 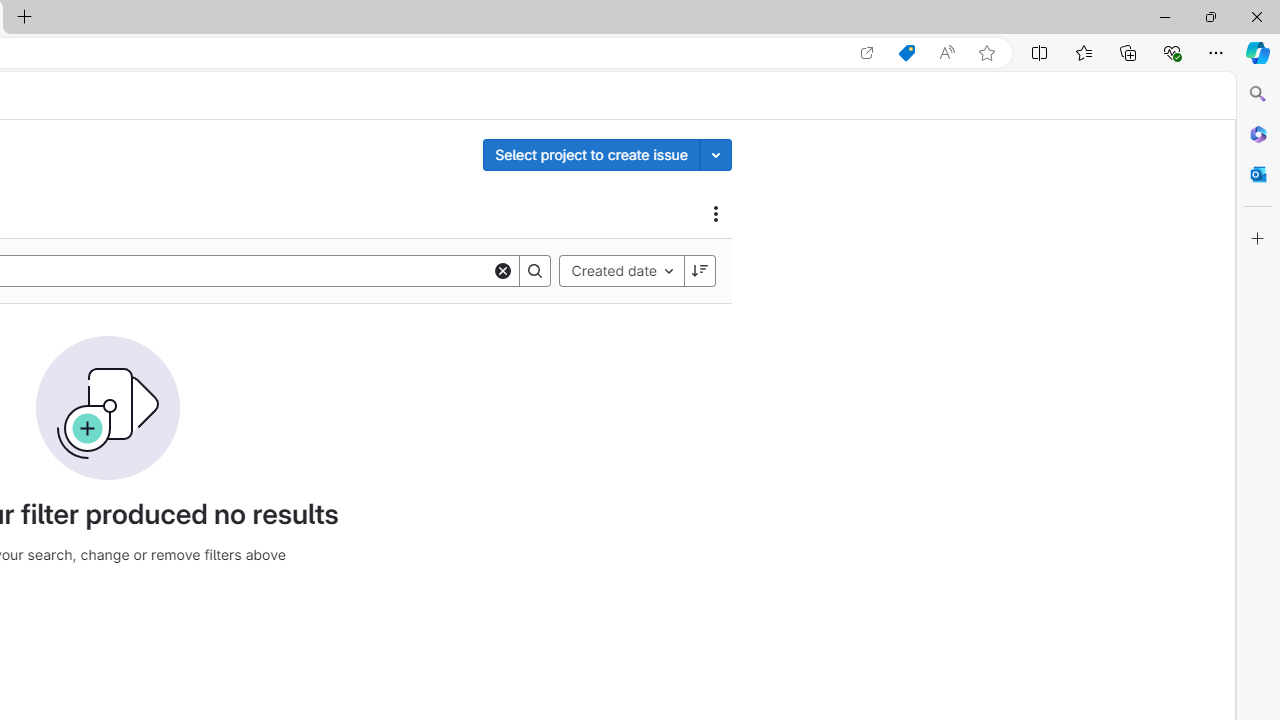 What do you see at coordinates (621, 270) in the screenshot?
I see `'Created date'` at bounding box center [621, 270].